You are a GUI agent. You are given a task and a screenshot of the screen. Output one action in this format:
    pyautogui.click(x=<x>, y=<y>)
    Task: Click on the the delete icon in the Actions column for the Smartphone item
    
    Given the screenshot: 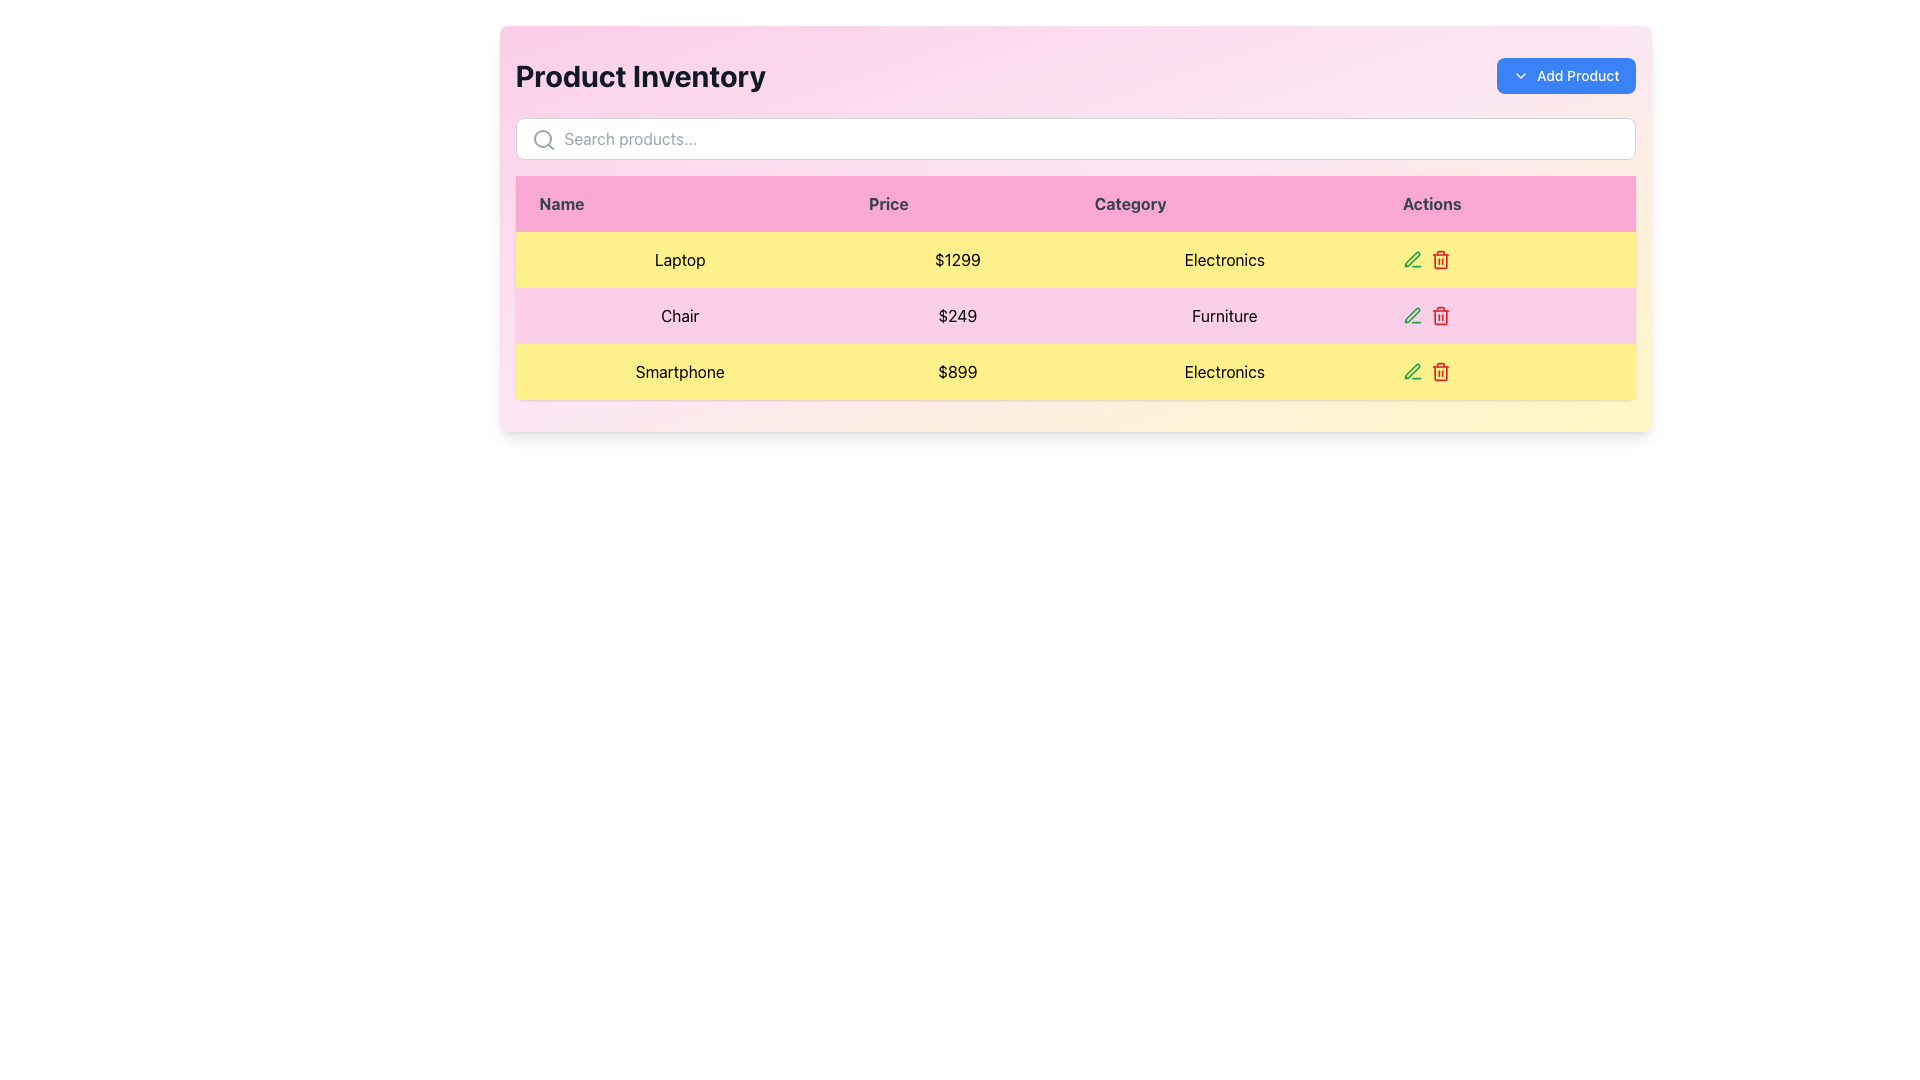 What is the action you would take?
    pyautogui.click(x=1440, y=258)
    